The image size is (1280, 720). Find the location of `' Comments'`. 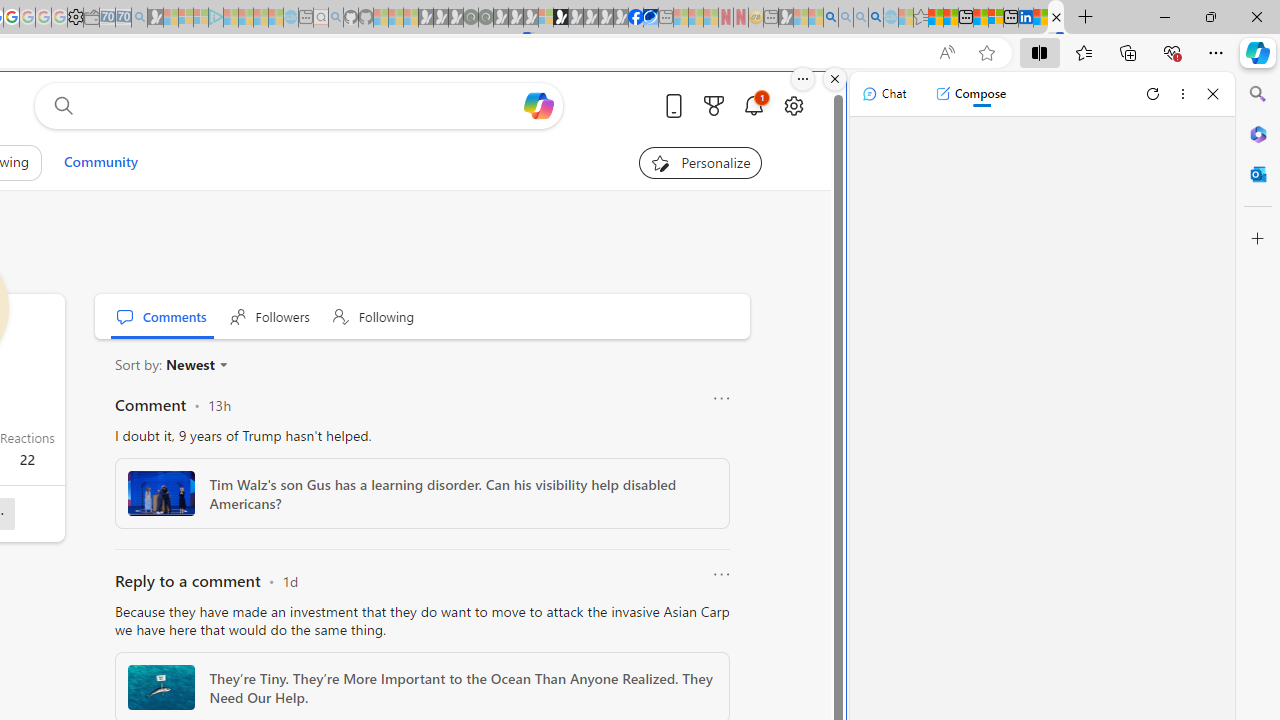

' Comments' is located at coordinates (161, 315).